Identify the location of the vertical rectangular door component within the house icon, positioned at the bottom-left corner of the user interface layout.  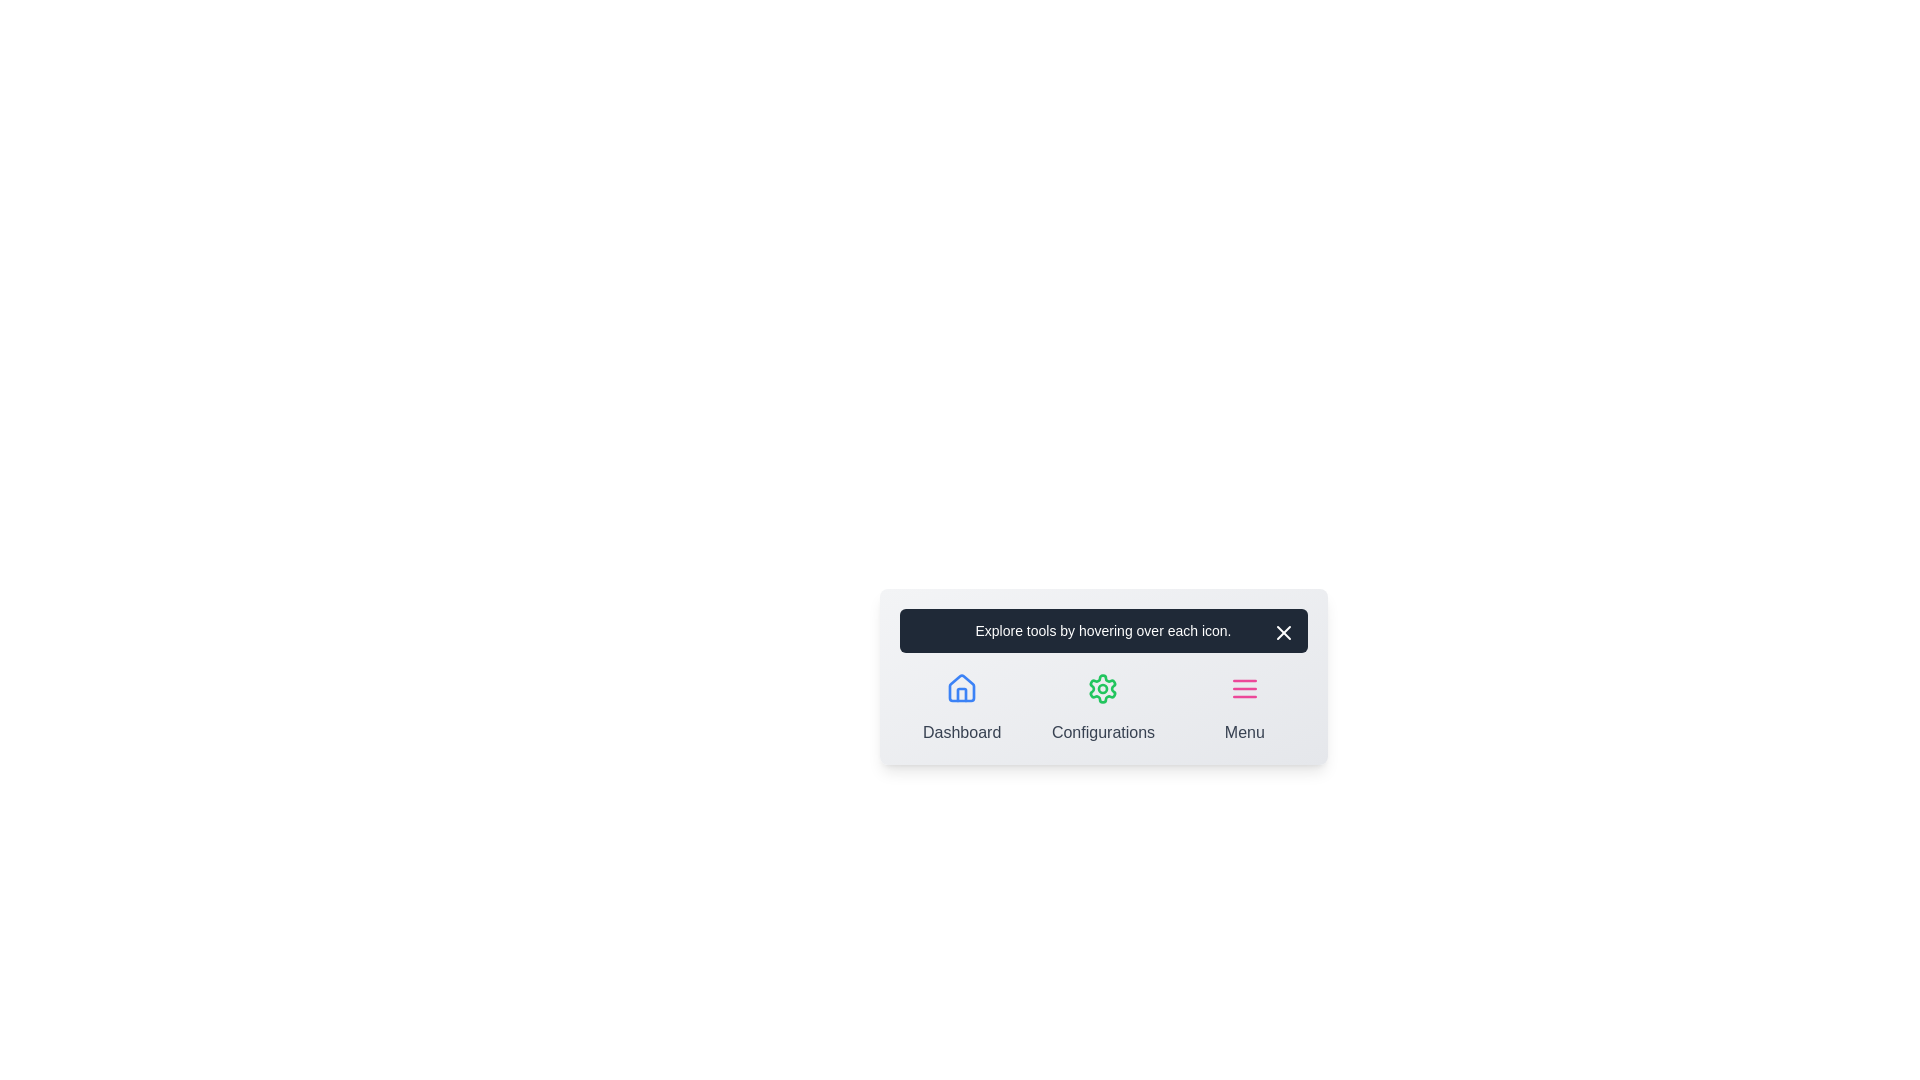
(962, 693).